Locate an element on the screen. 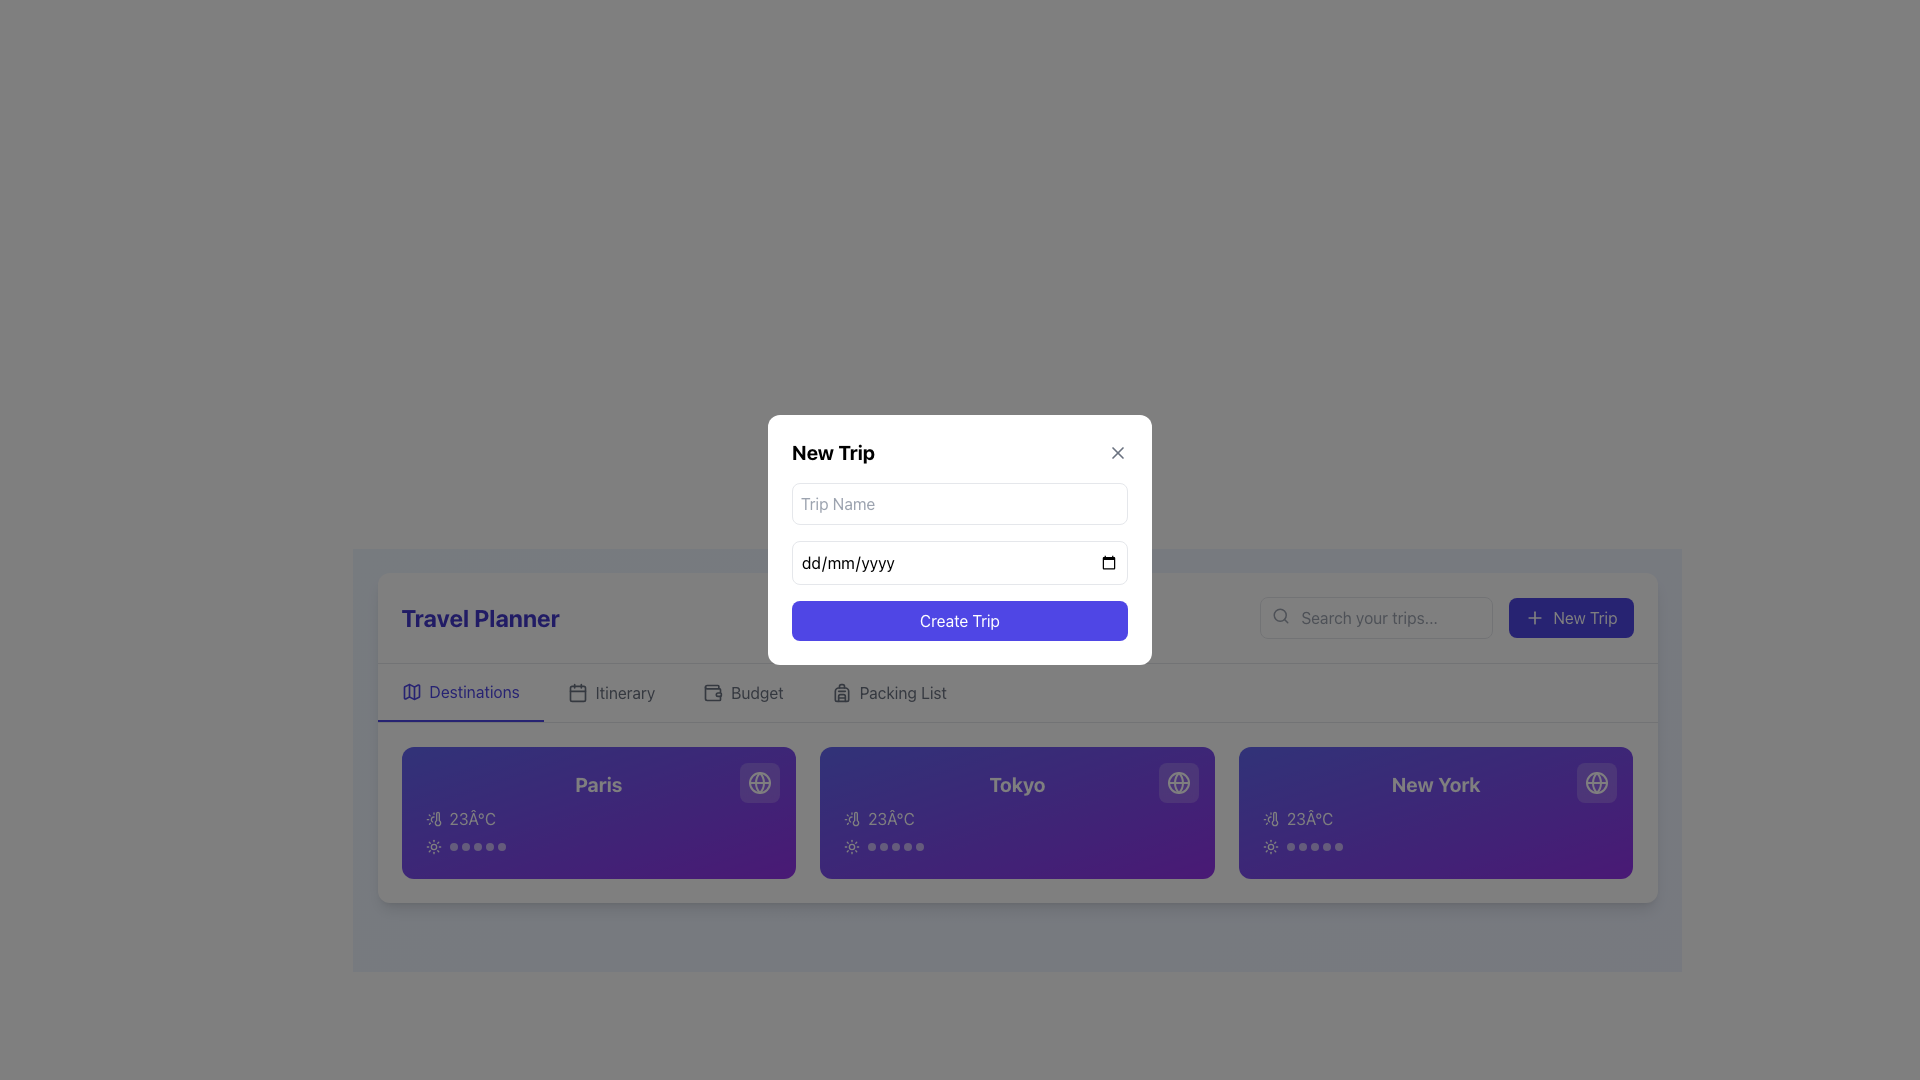 This screenshot has width=1920, height=1080. the icon button located at the top-right corner of the 'Paris' card for further actions is located at coordinates (759, 782).